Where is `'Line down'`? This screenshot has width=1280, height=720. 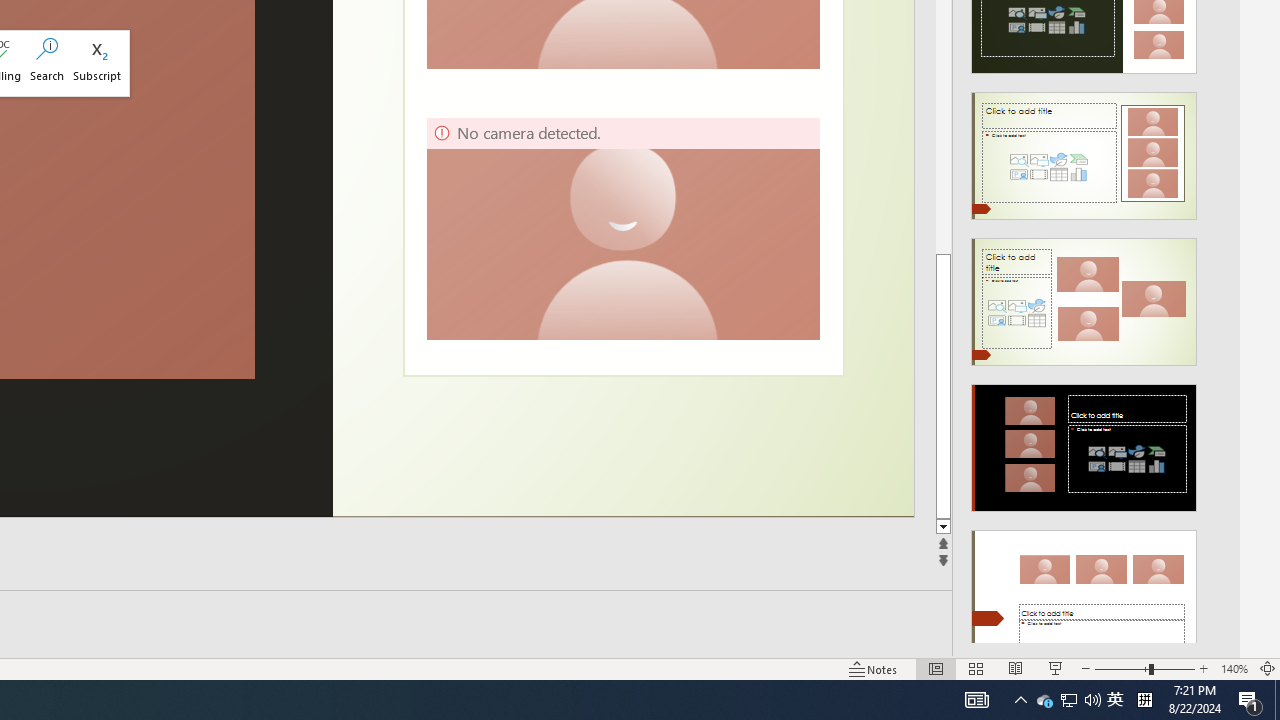 'Line down' is located at coordinates (942, 526).